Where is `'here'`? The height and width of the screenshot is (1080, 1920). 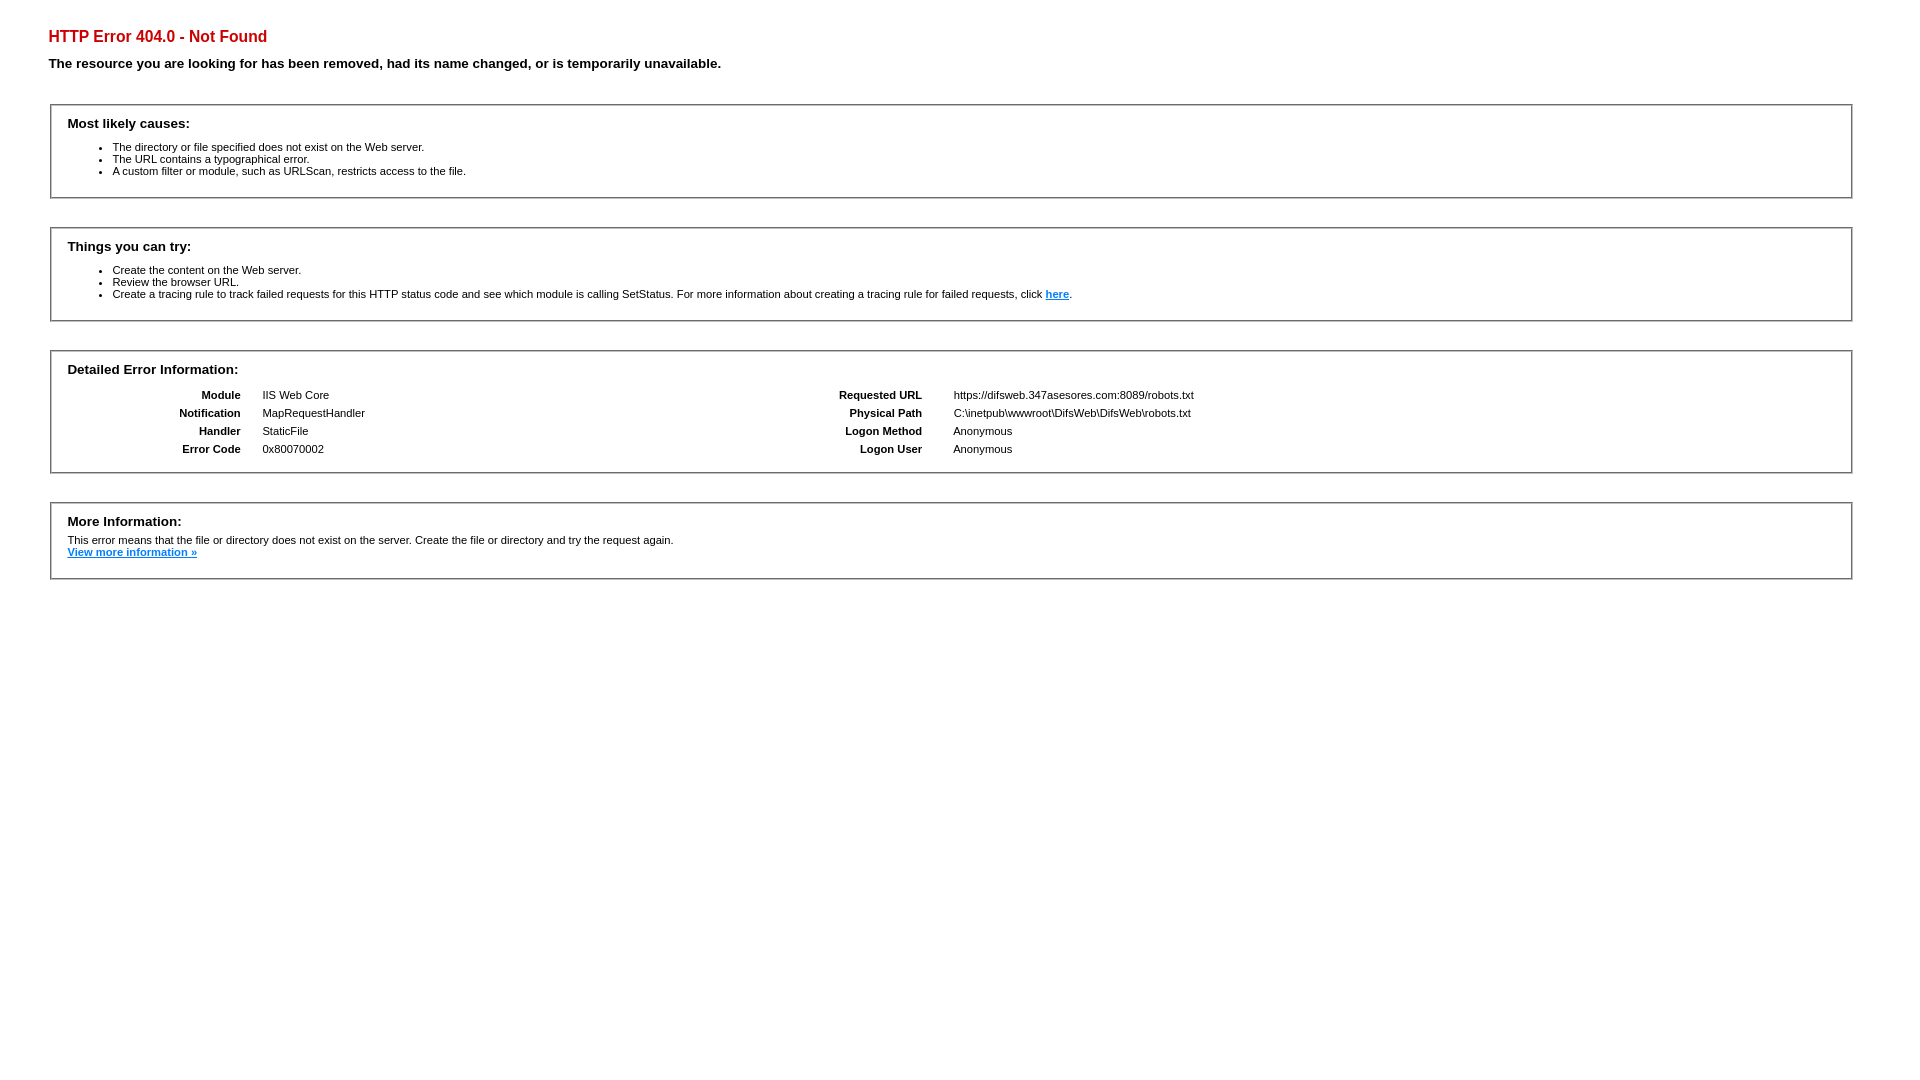 'here' is located at coordinates (1045, 293).